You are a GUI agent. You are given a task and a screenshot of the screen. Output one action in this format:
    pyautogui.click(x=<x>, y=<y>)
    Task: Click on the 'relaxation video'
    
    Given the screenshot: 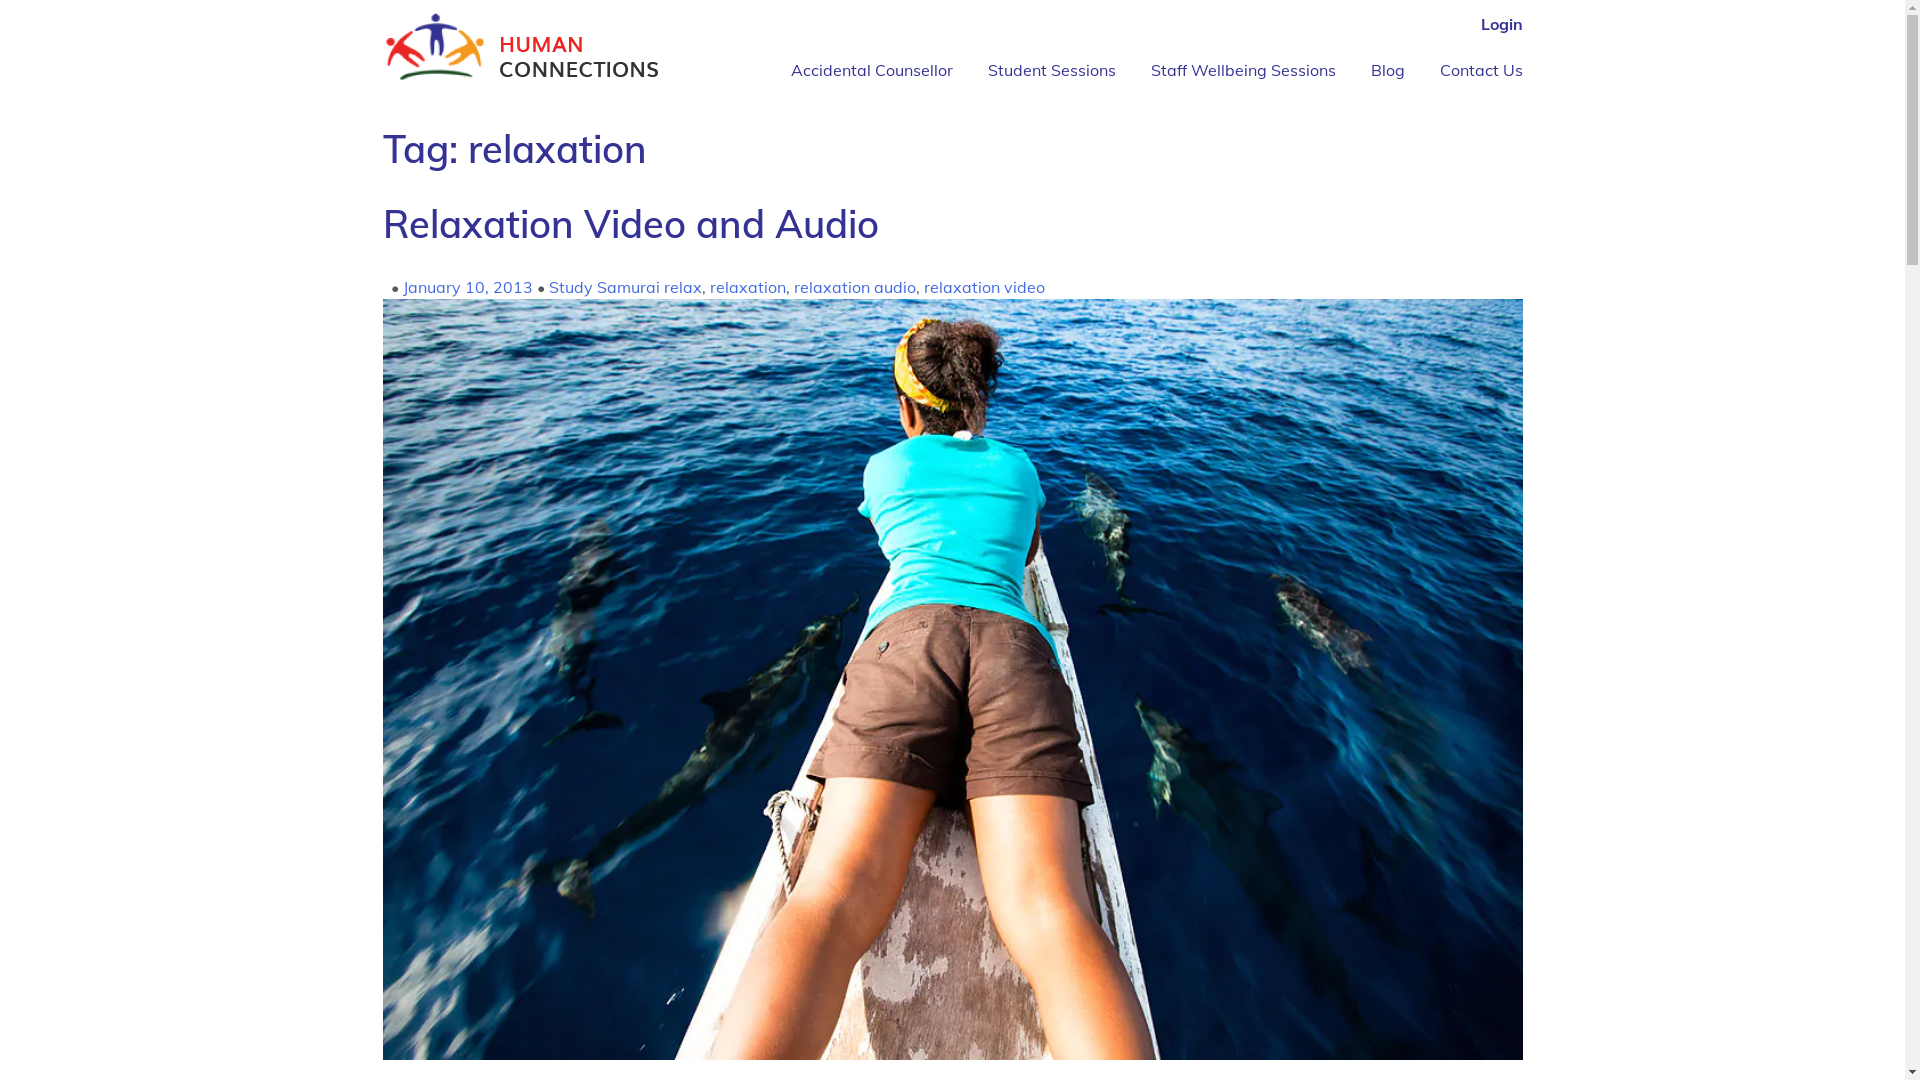 What is the action you would take?
    pyautogui.click(x=923, y=286)
    